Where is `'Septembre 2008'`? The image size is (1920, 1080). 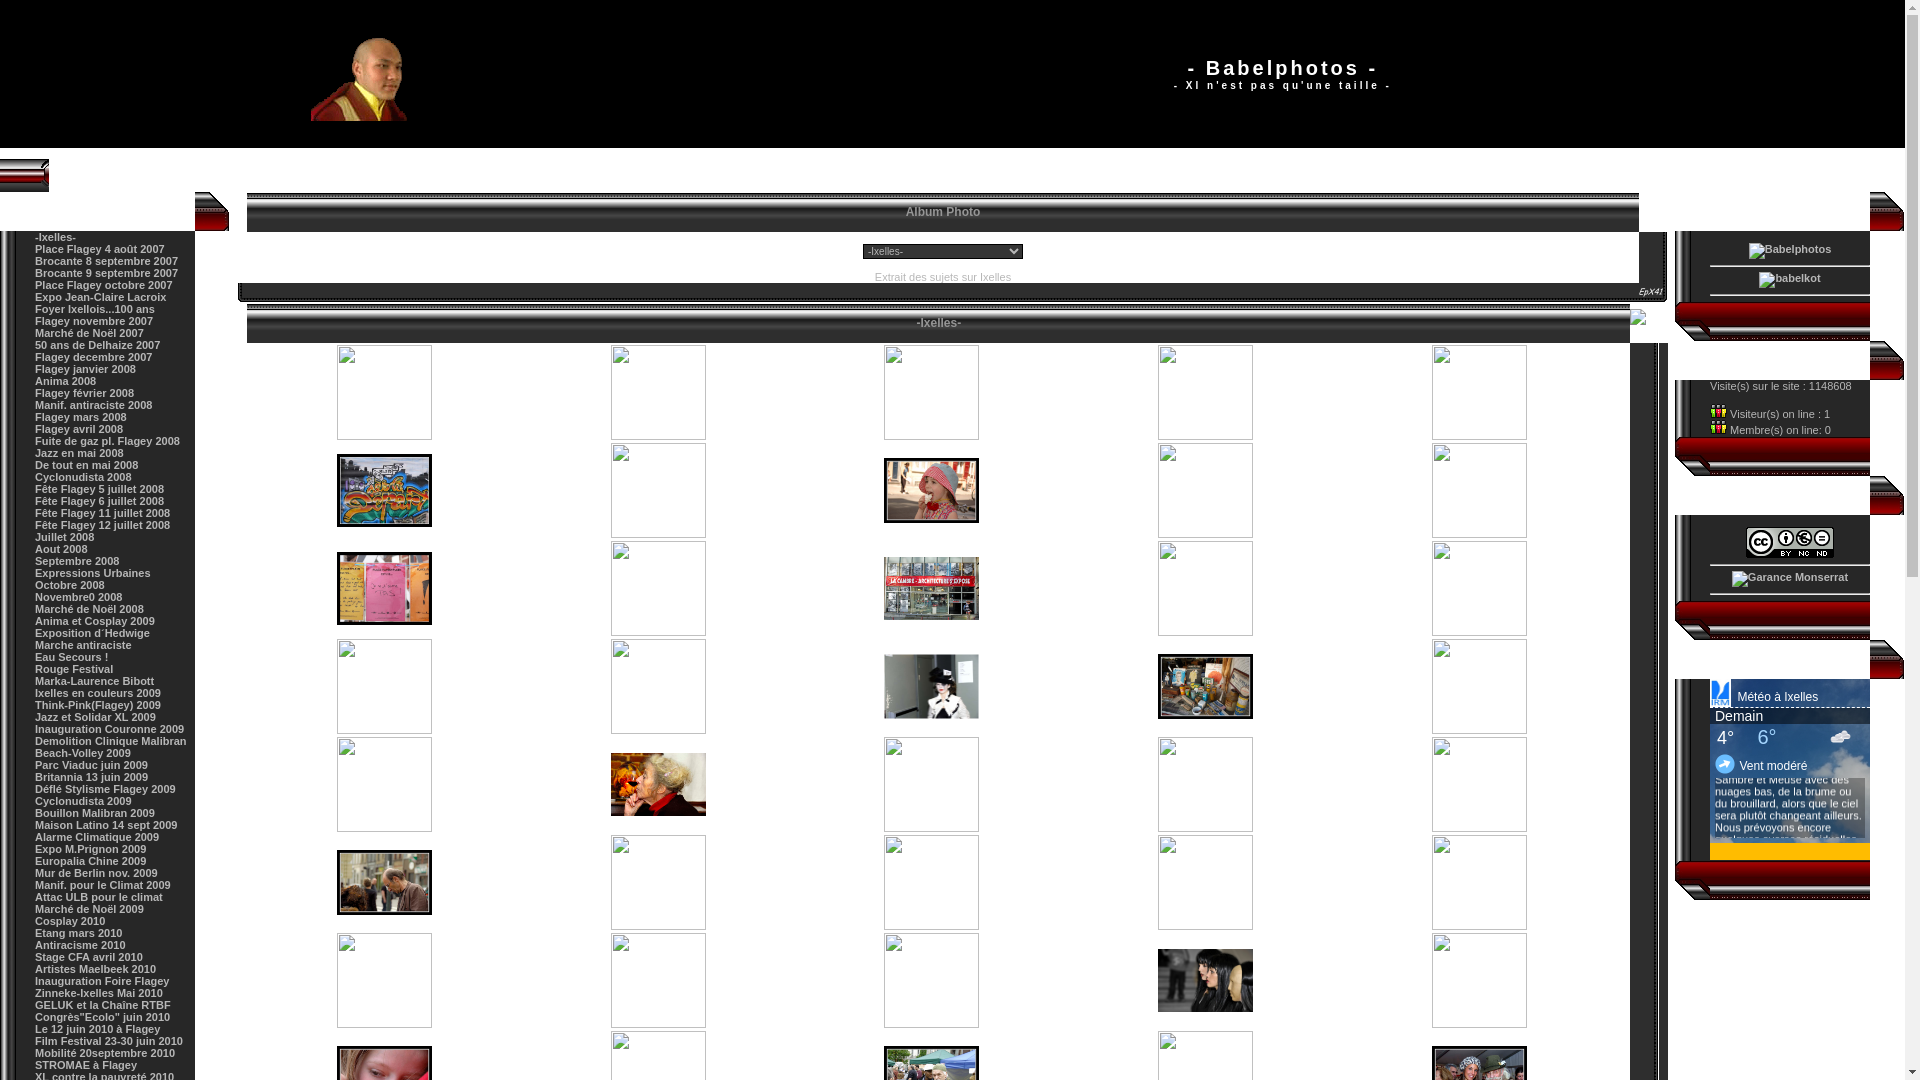
'Septembre 2008' is located at coordinates (76, 560).